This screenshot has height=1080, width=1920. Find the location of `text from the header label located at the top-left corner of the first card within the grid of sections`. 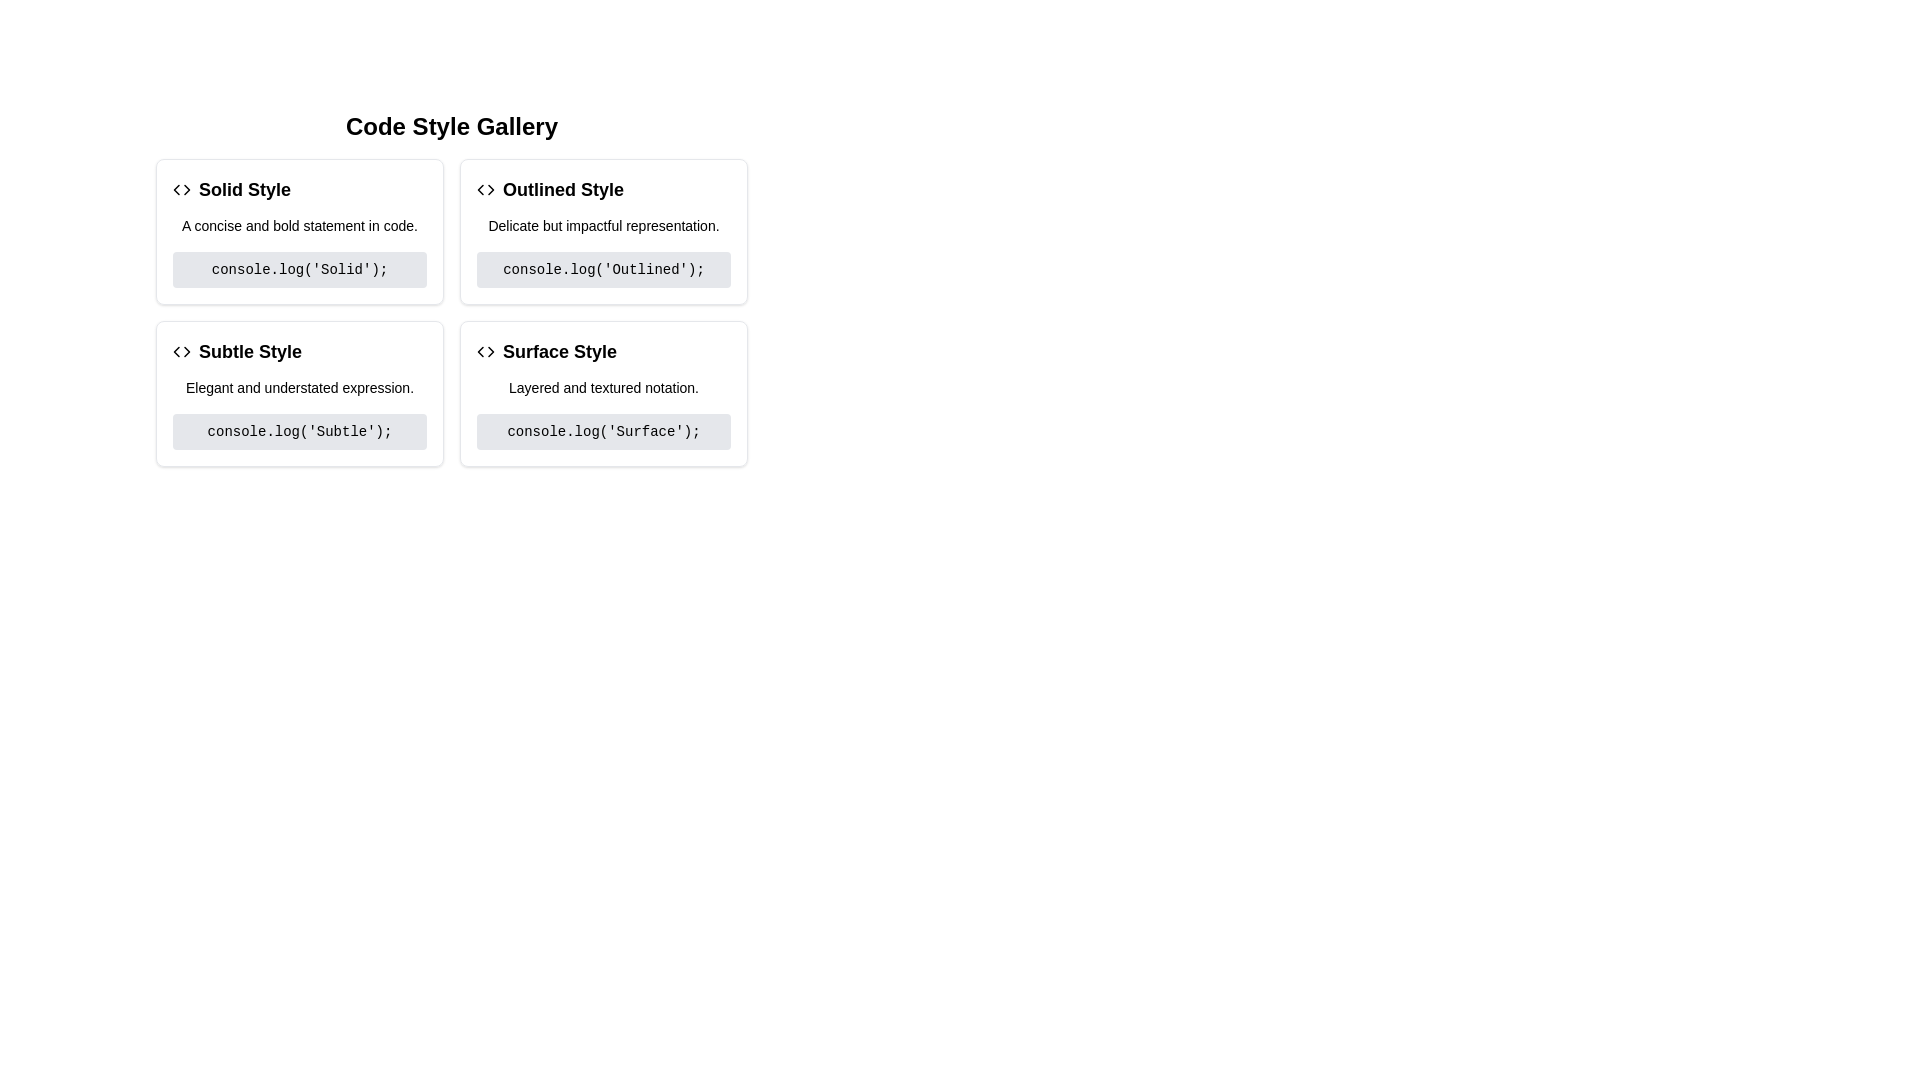

text from the header label located at the top-left corner of the first card within the grid of sections is located at coordinates (243, 189).